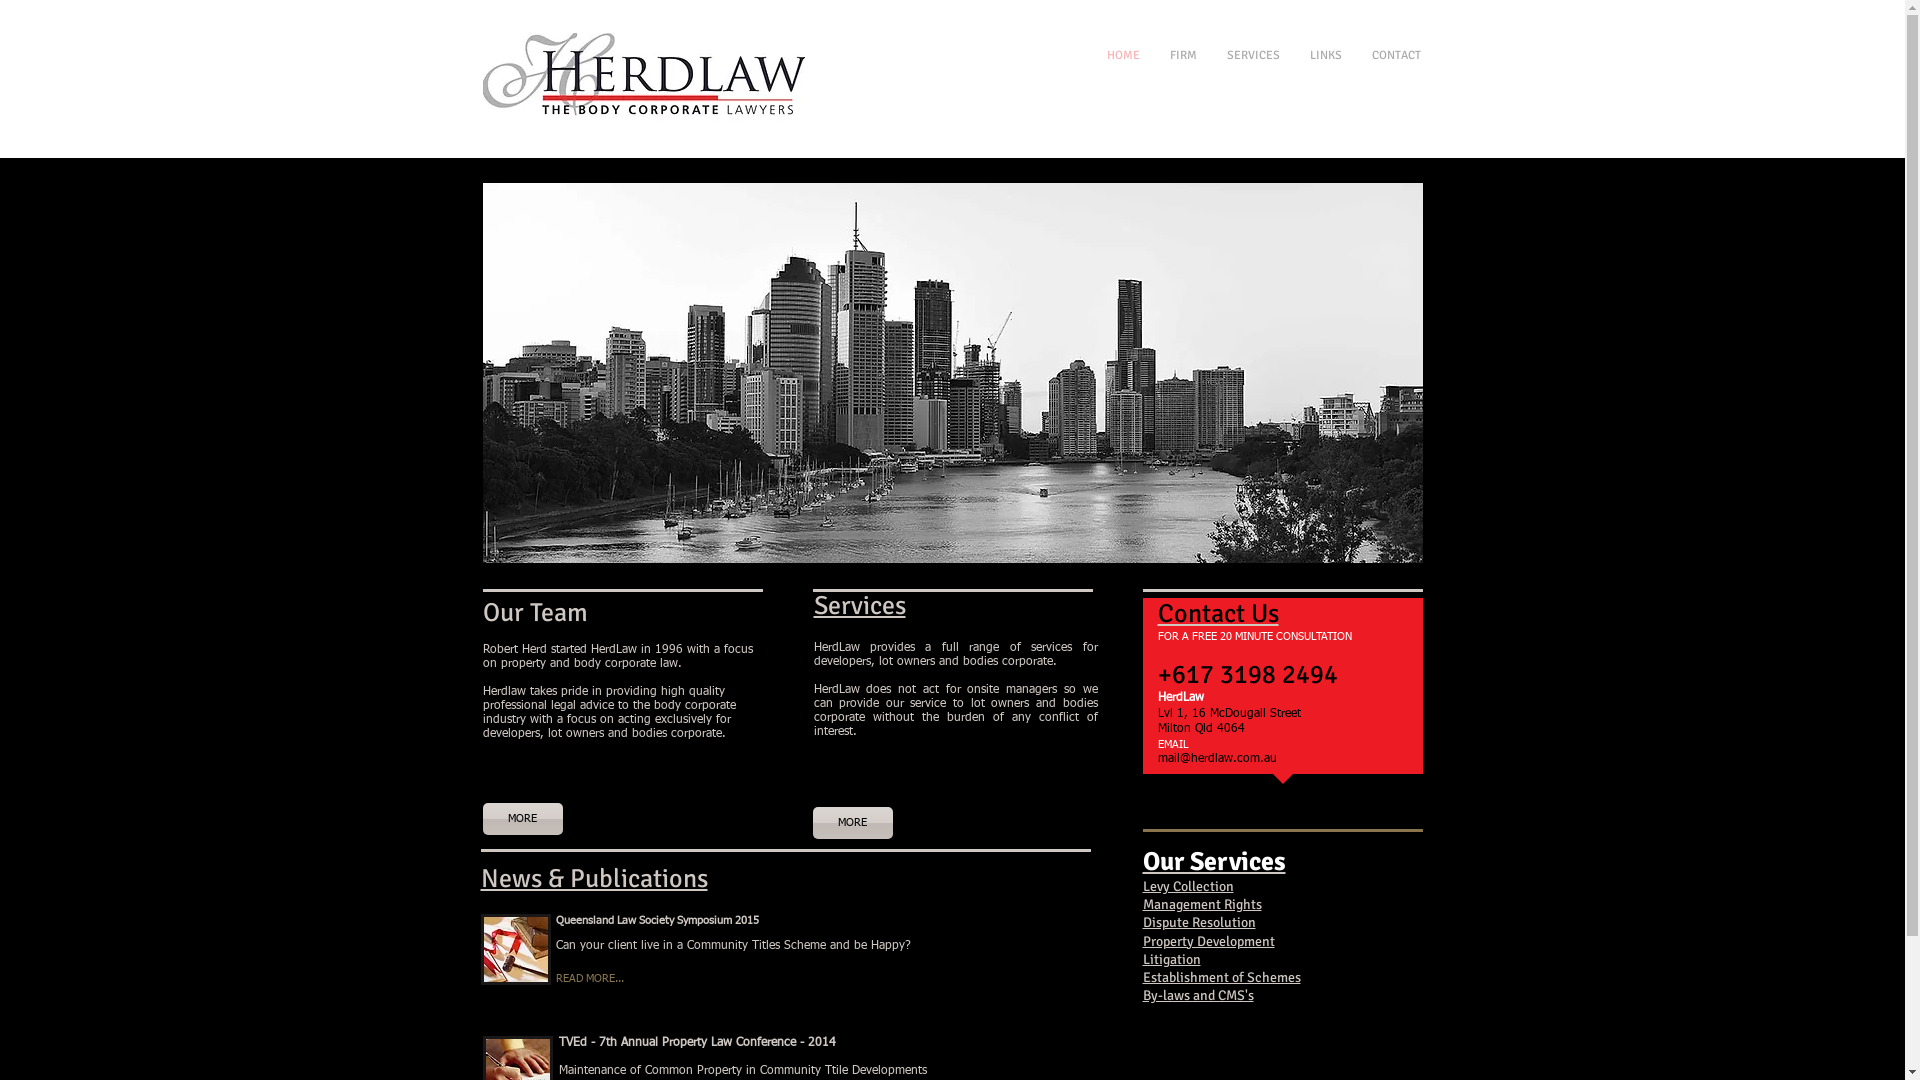  I want to click on 'mail@herdlaw.com.au', so click(1216, 759).